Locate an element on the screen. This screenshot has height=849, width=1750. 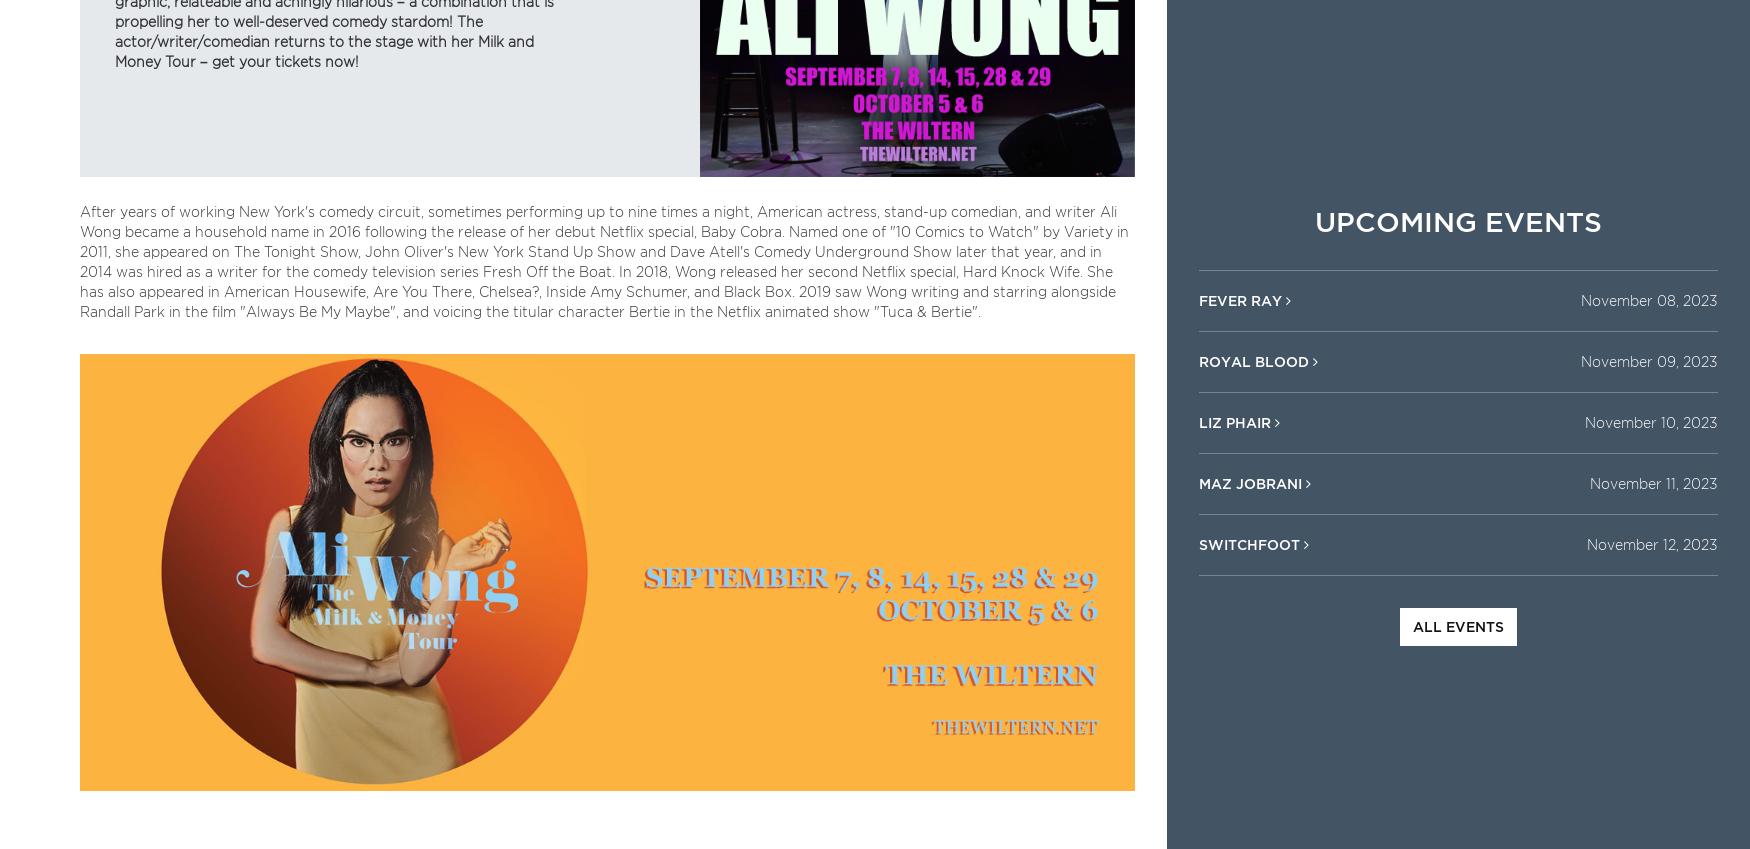
'November 12, 2023' is located at coordinates (1650, 544).